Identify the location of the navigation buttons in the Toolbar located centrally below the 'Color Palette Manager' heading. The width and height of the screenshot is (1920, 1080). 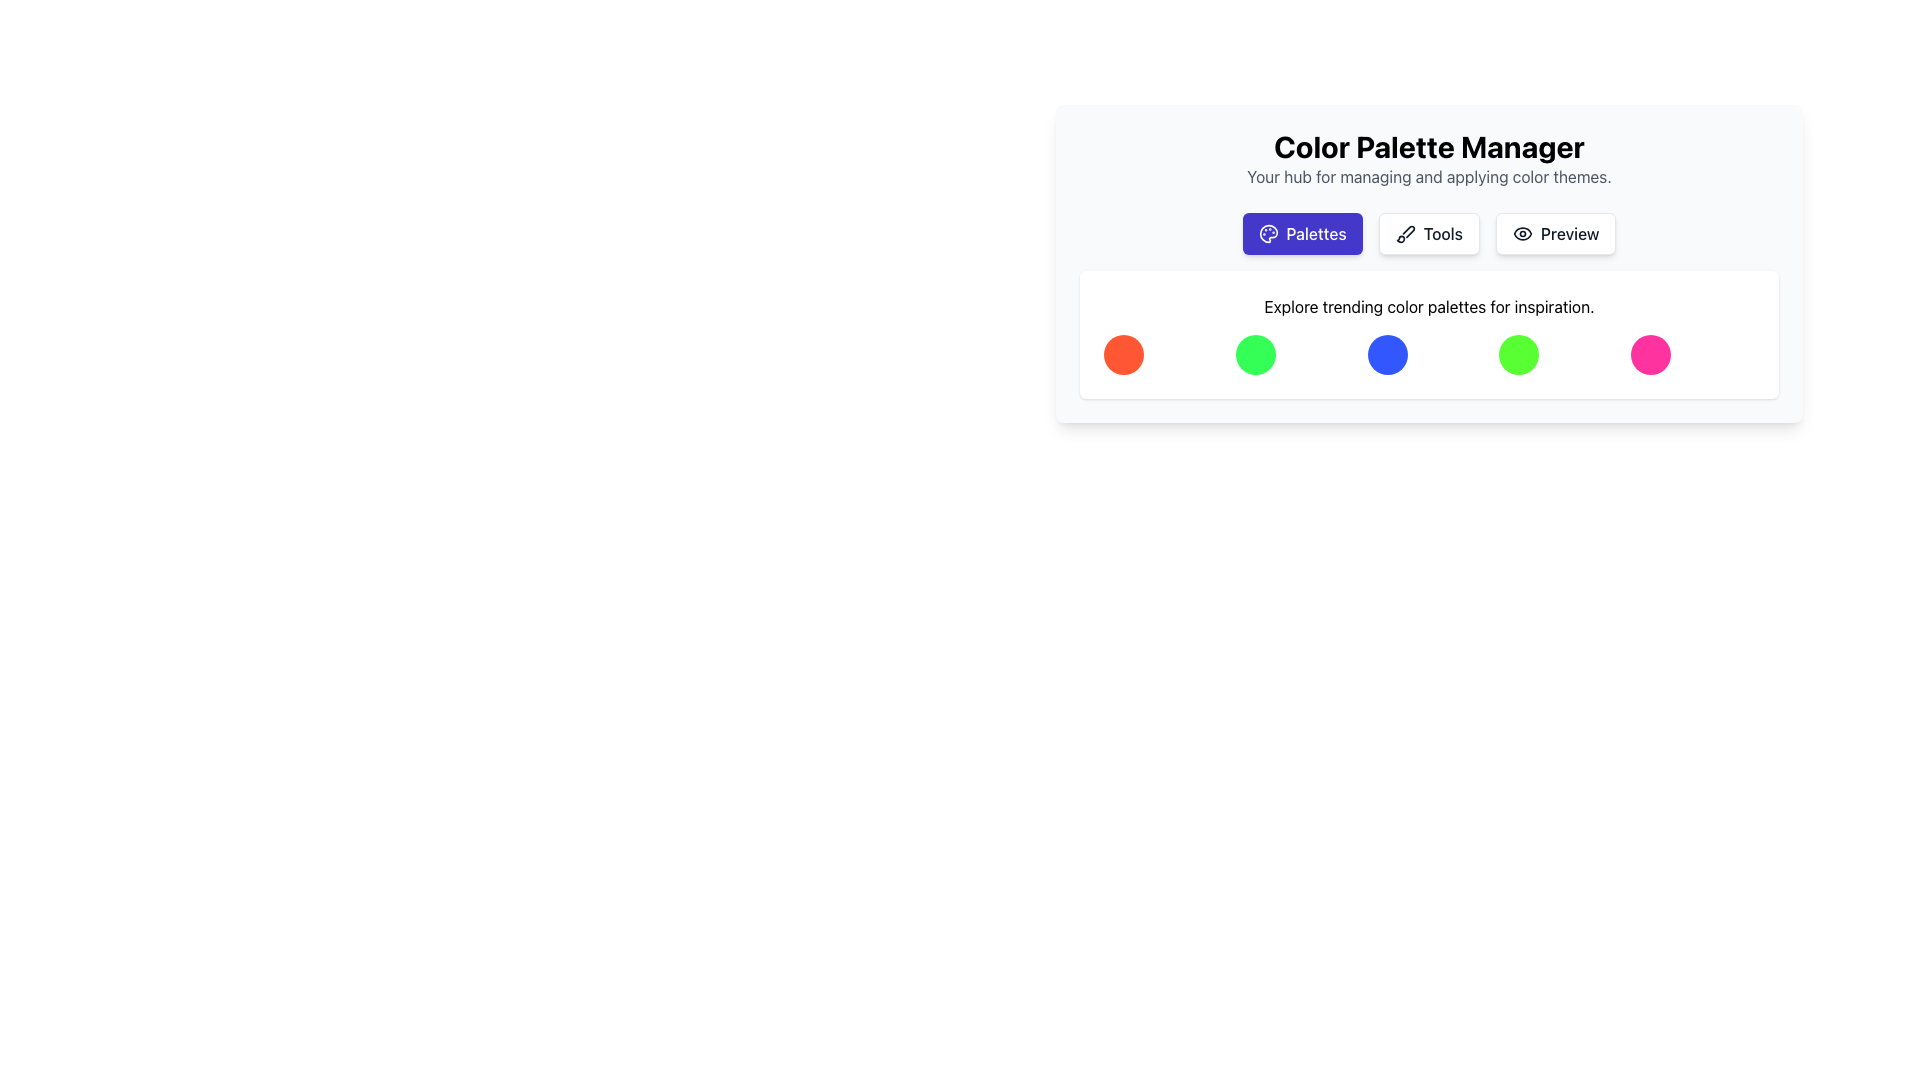
(1428, 233).